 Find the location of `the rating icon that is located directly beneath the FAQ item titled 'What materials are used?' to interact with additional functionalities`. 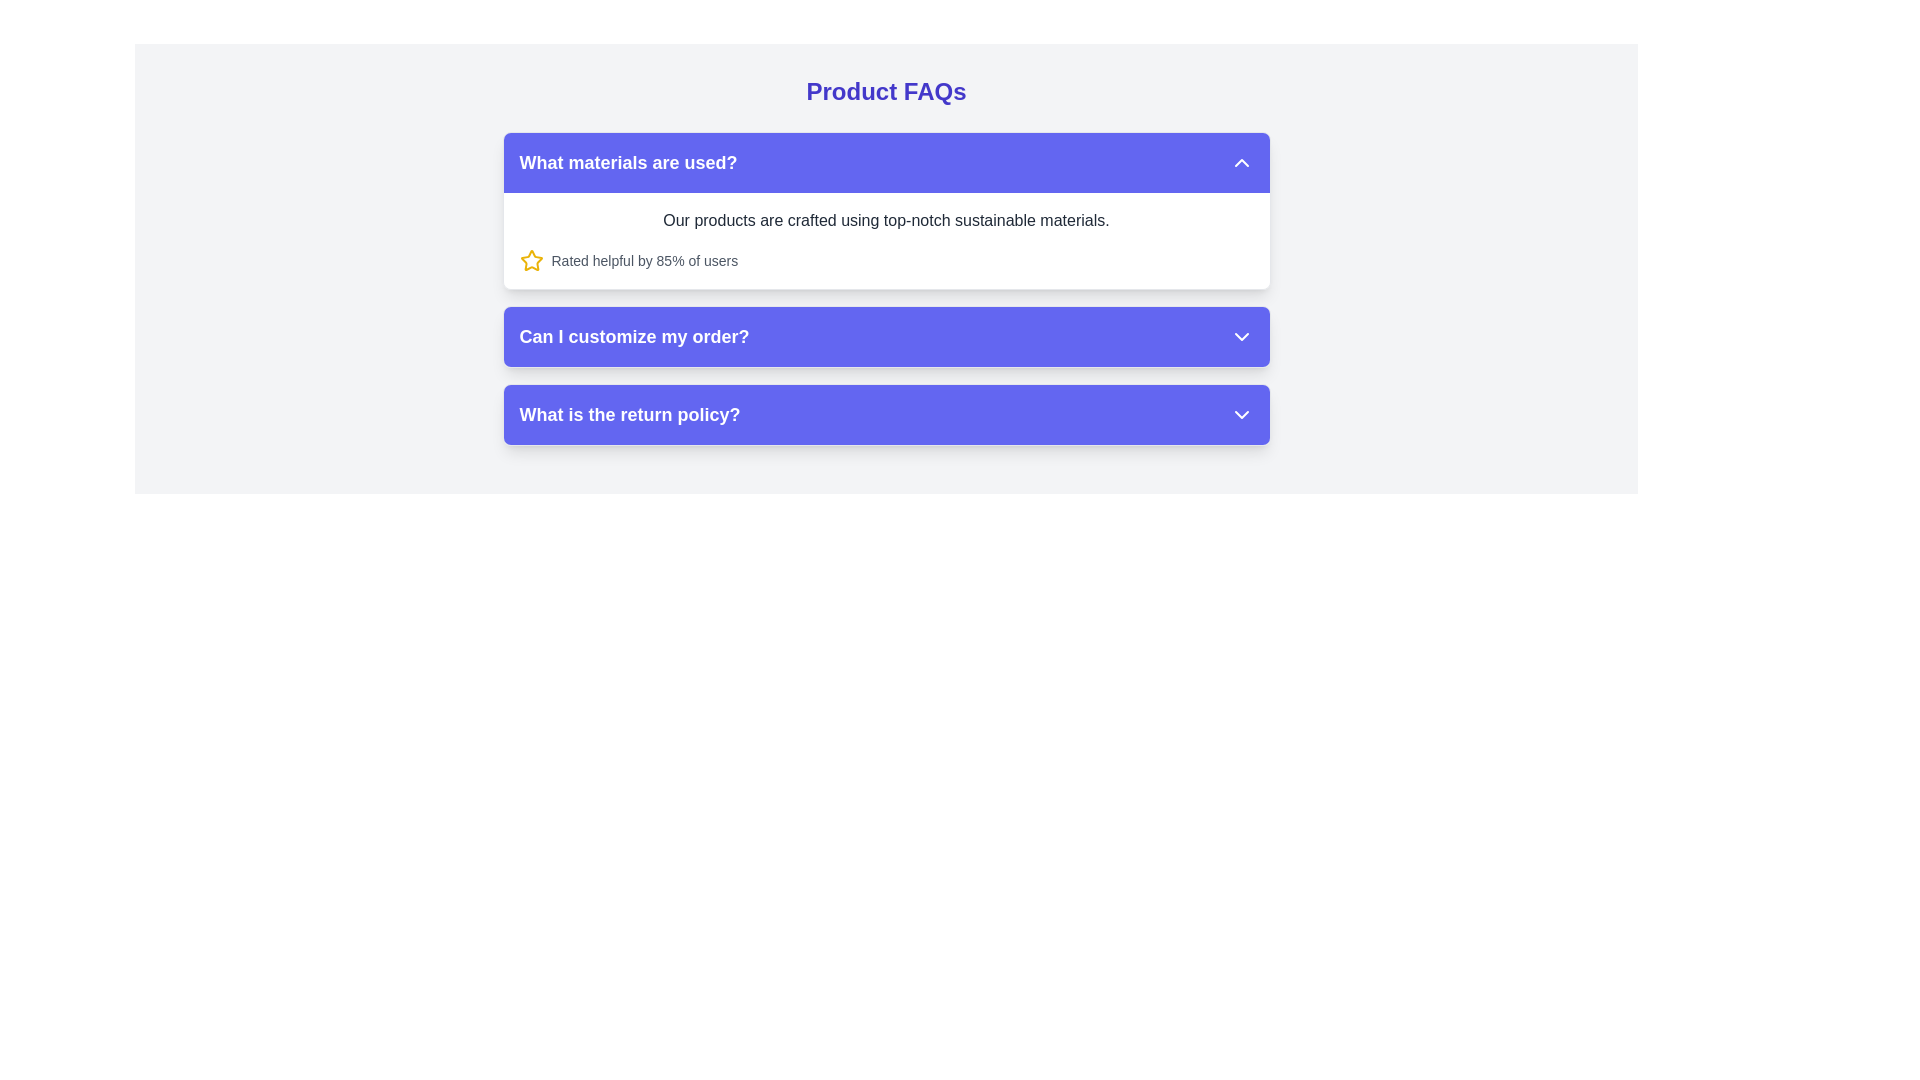

the rating icon that is located directly beneath the FAQ item titled 'What materials are used?' to interact with additional functionalities is located at coordinates (531, 259).